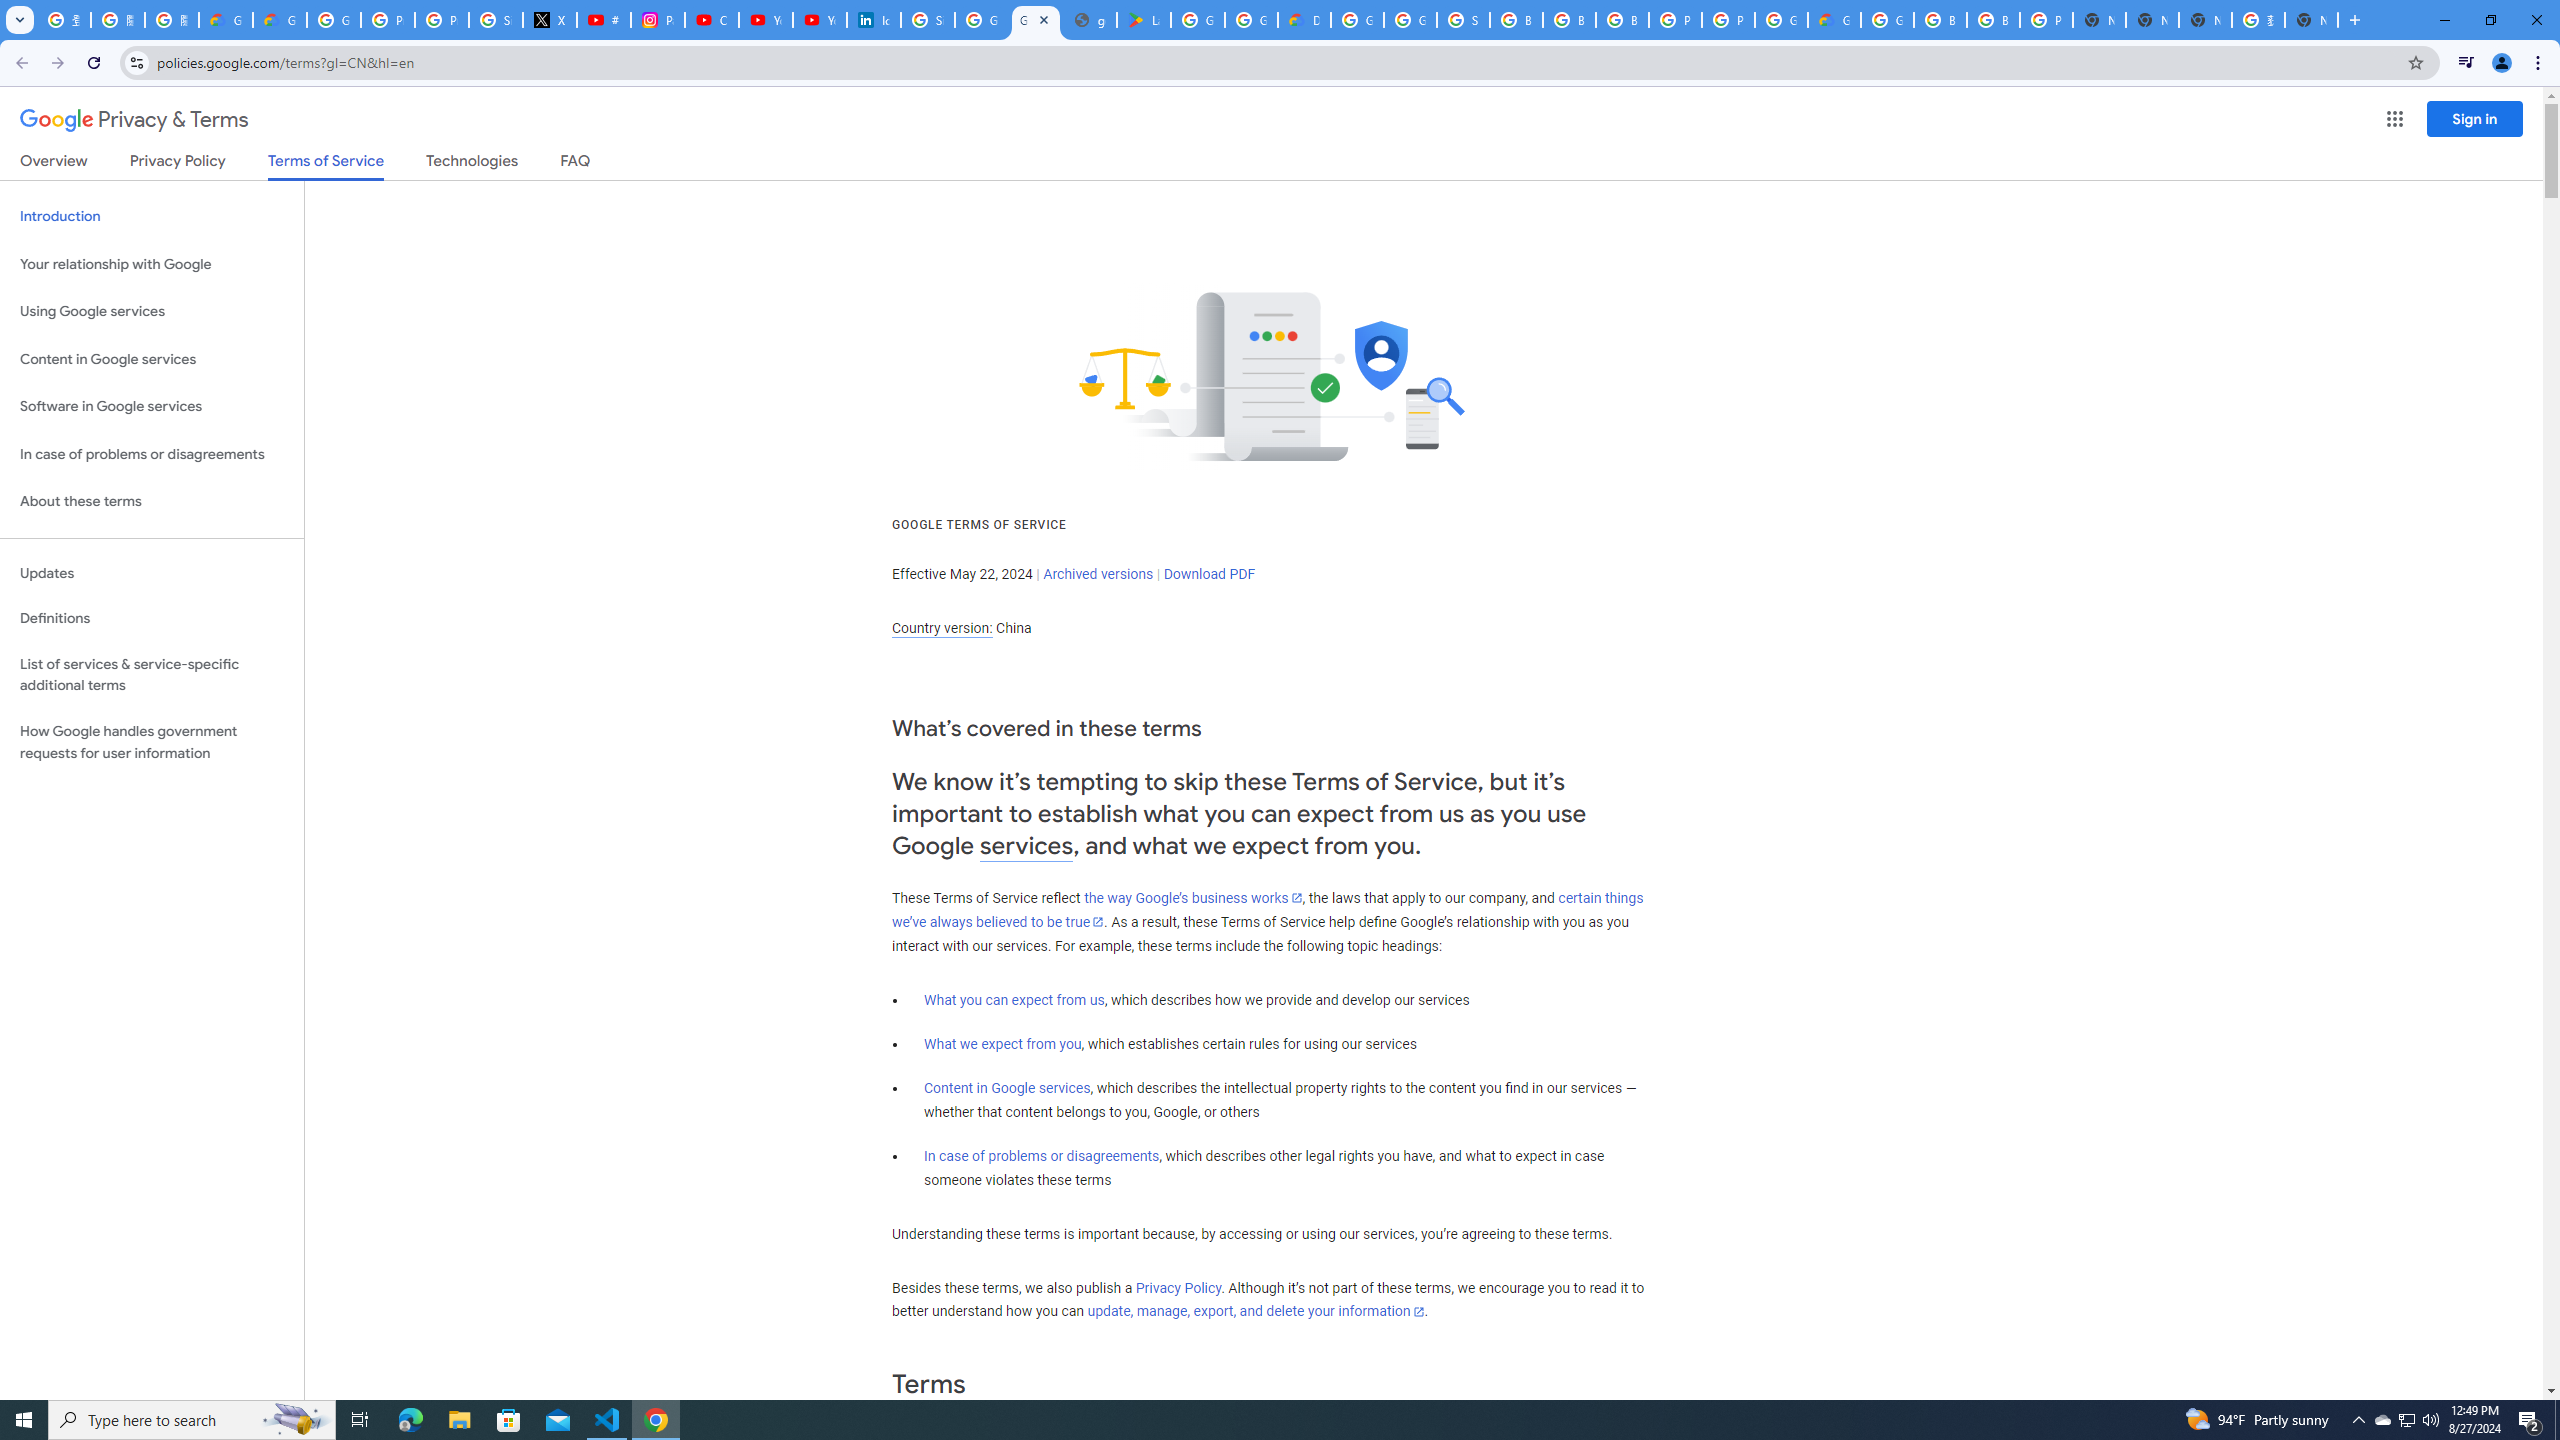 The height and width of the screenshot is (1440, 2560). Describe the element at coordinates (2490, 19) in the screenshot. I see `'Restore'` at that location.